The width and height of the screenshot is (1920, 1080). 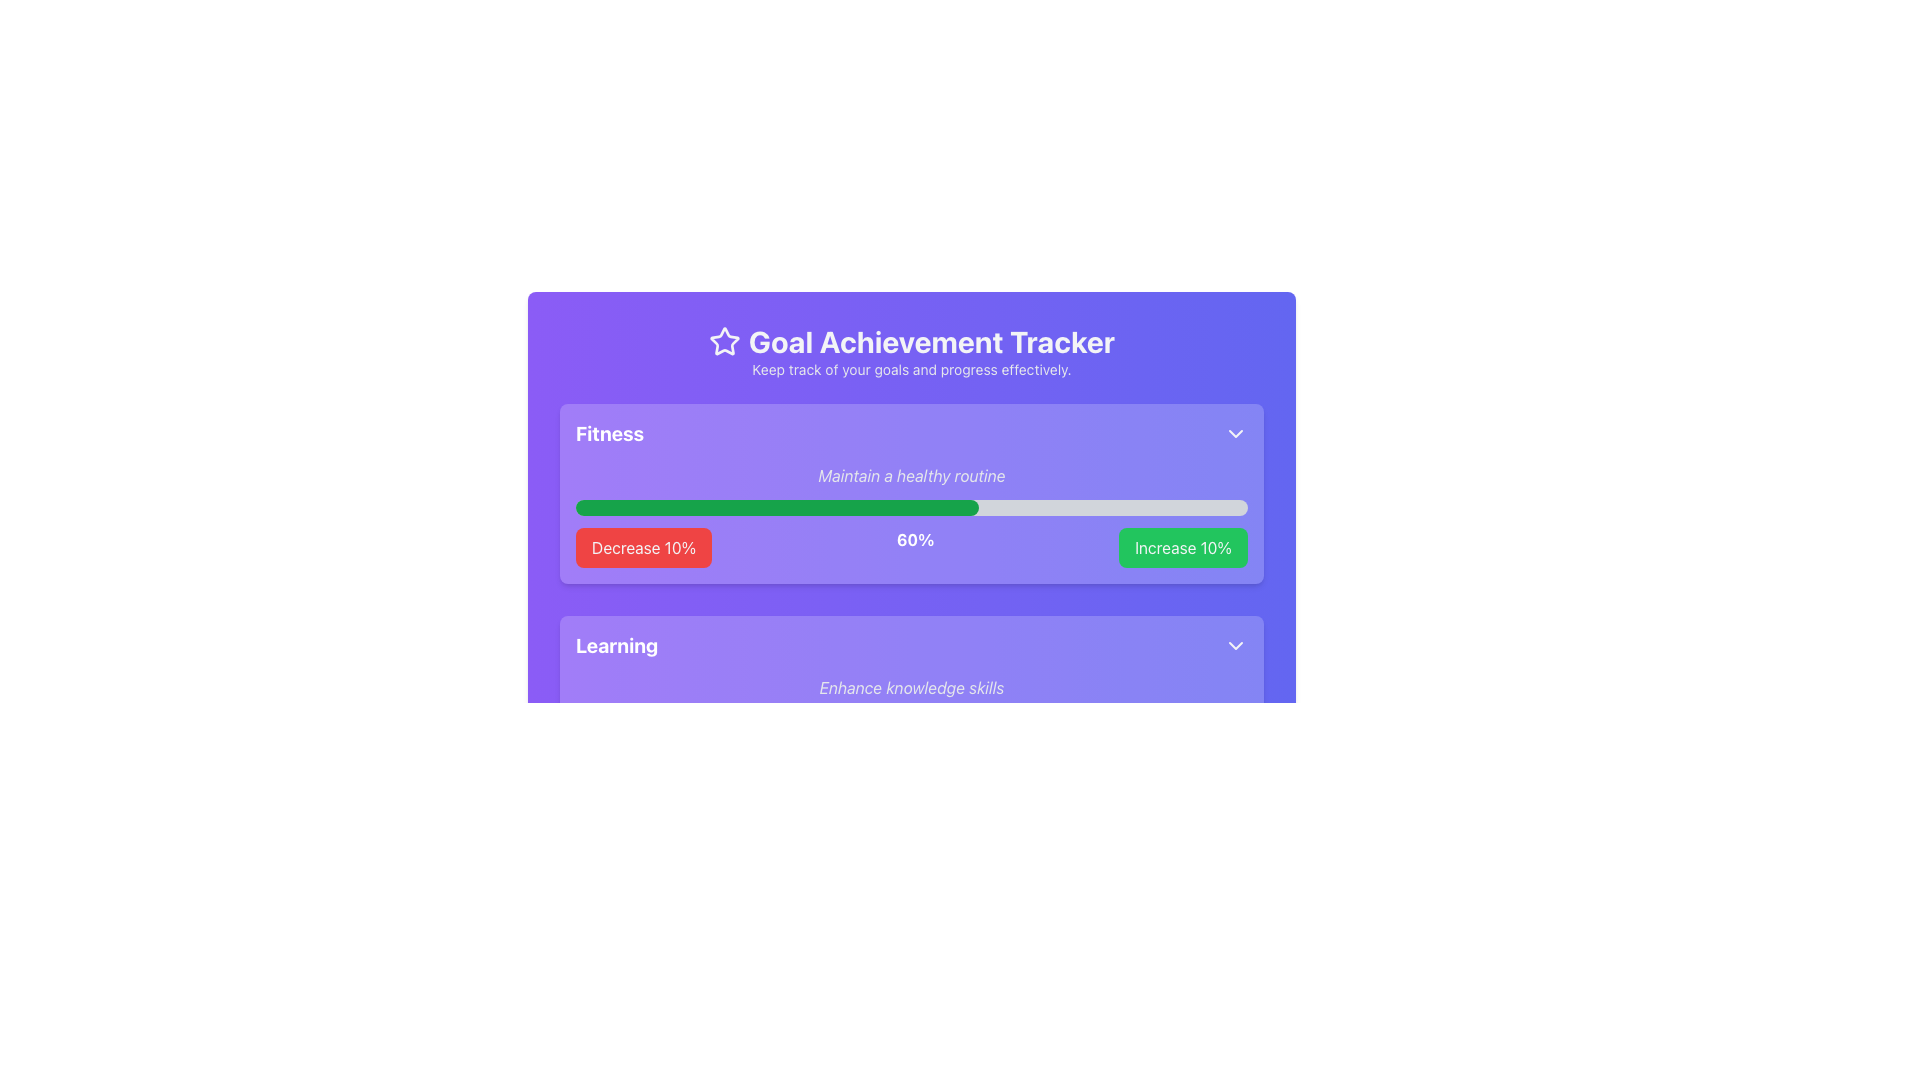 I want to click on the dropdown indicator icon, which is a small downward-pointing chevron located, so click(x=1235, y=645).